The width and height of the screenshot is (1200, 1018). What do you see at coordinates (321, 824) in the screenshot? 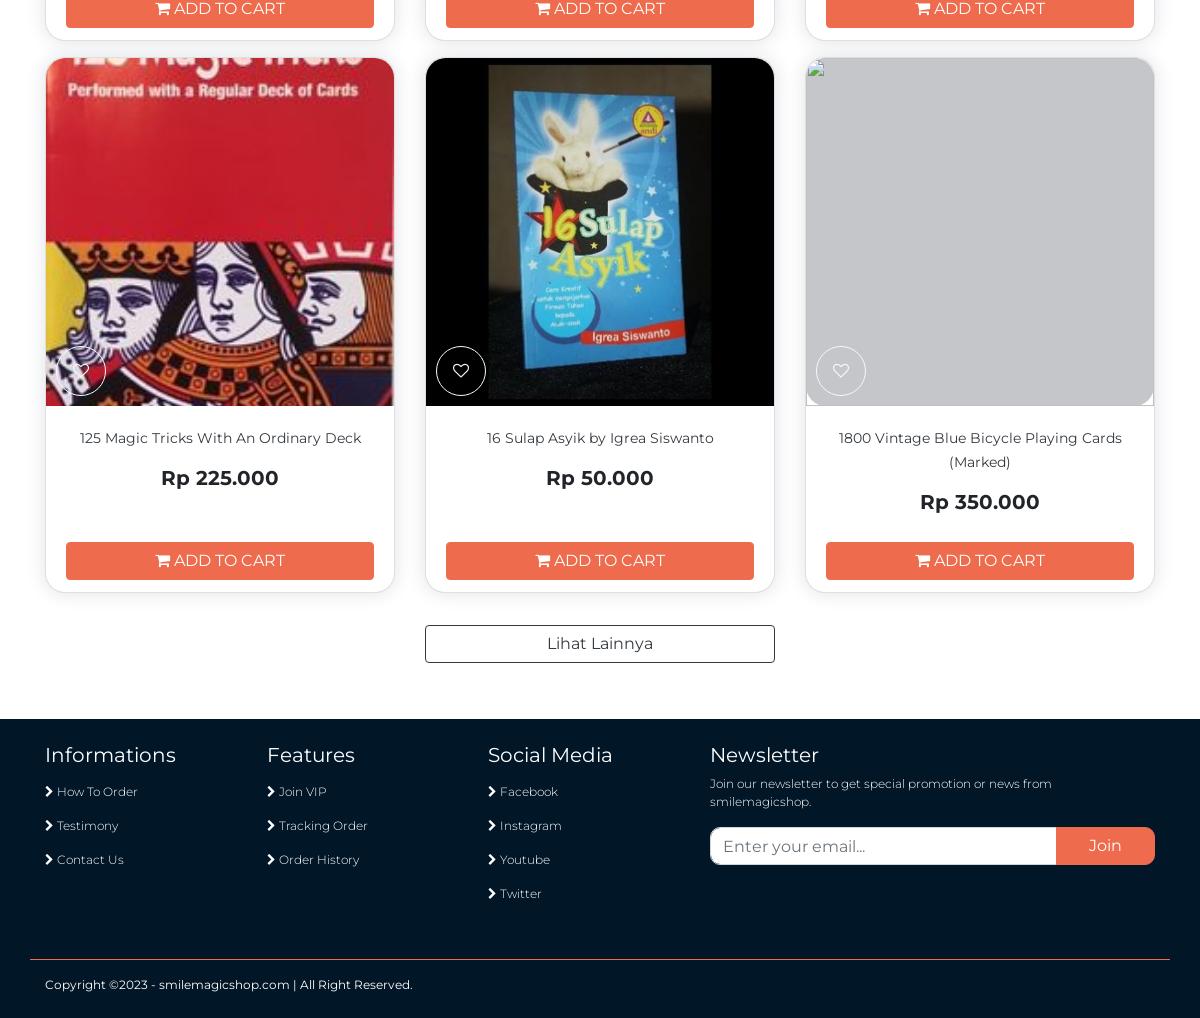
I see `'Tracking Order'` at bounding box center [321, 824].